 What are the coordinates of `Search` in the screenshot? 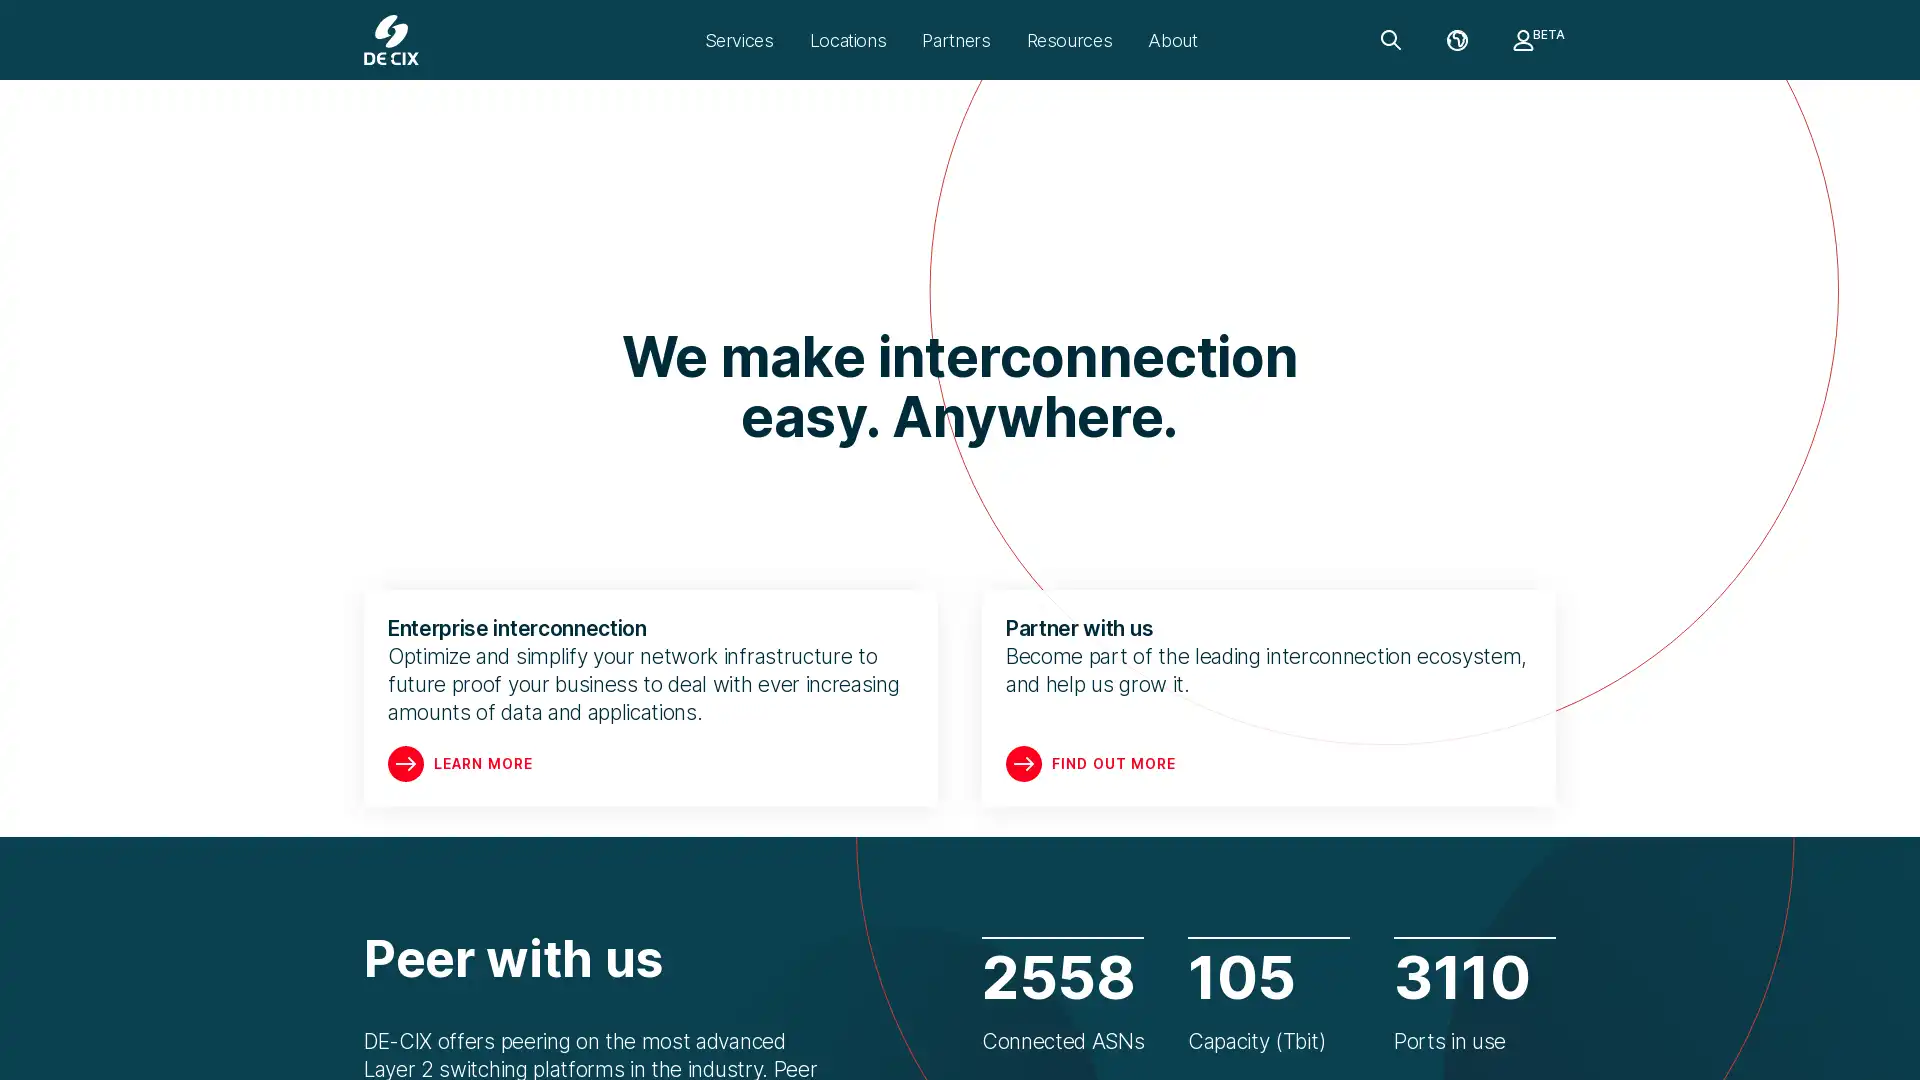 It's located at (1389, 39).